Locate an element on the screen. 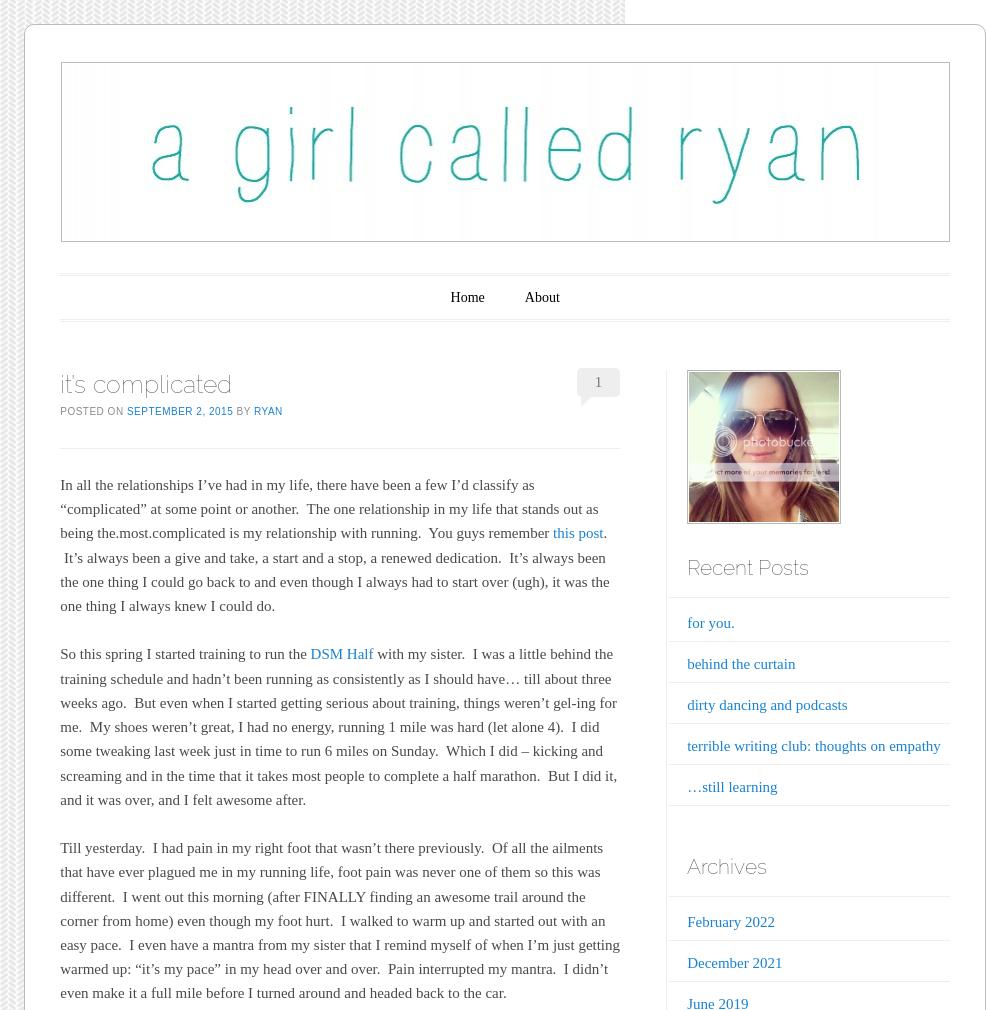 The width and height of the screenshot is (986, 1010). 'In all the relationships I’ve had in my life, there have been a few I’d classify as “complicated” at some point or another.  The one relationship in my life that stands out as being the.most.complicated is my relationship with running.  You guys remember' is located at coordinates (328, 507).